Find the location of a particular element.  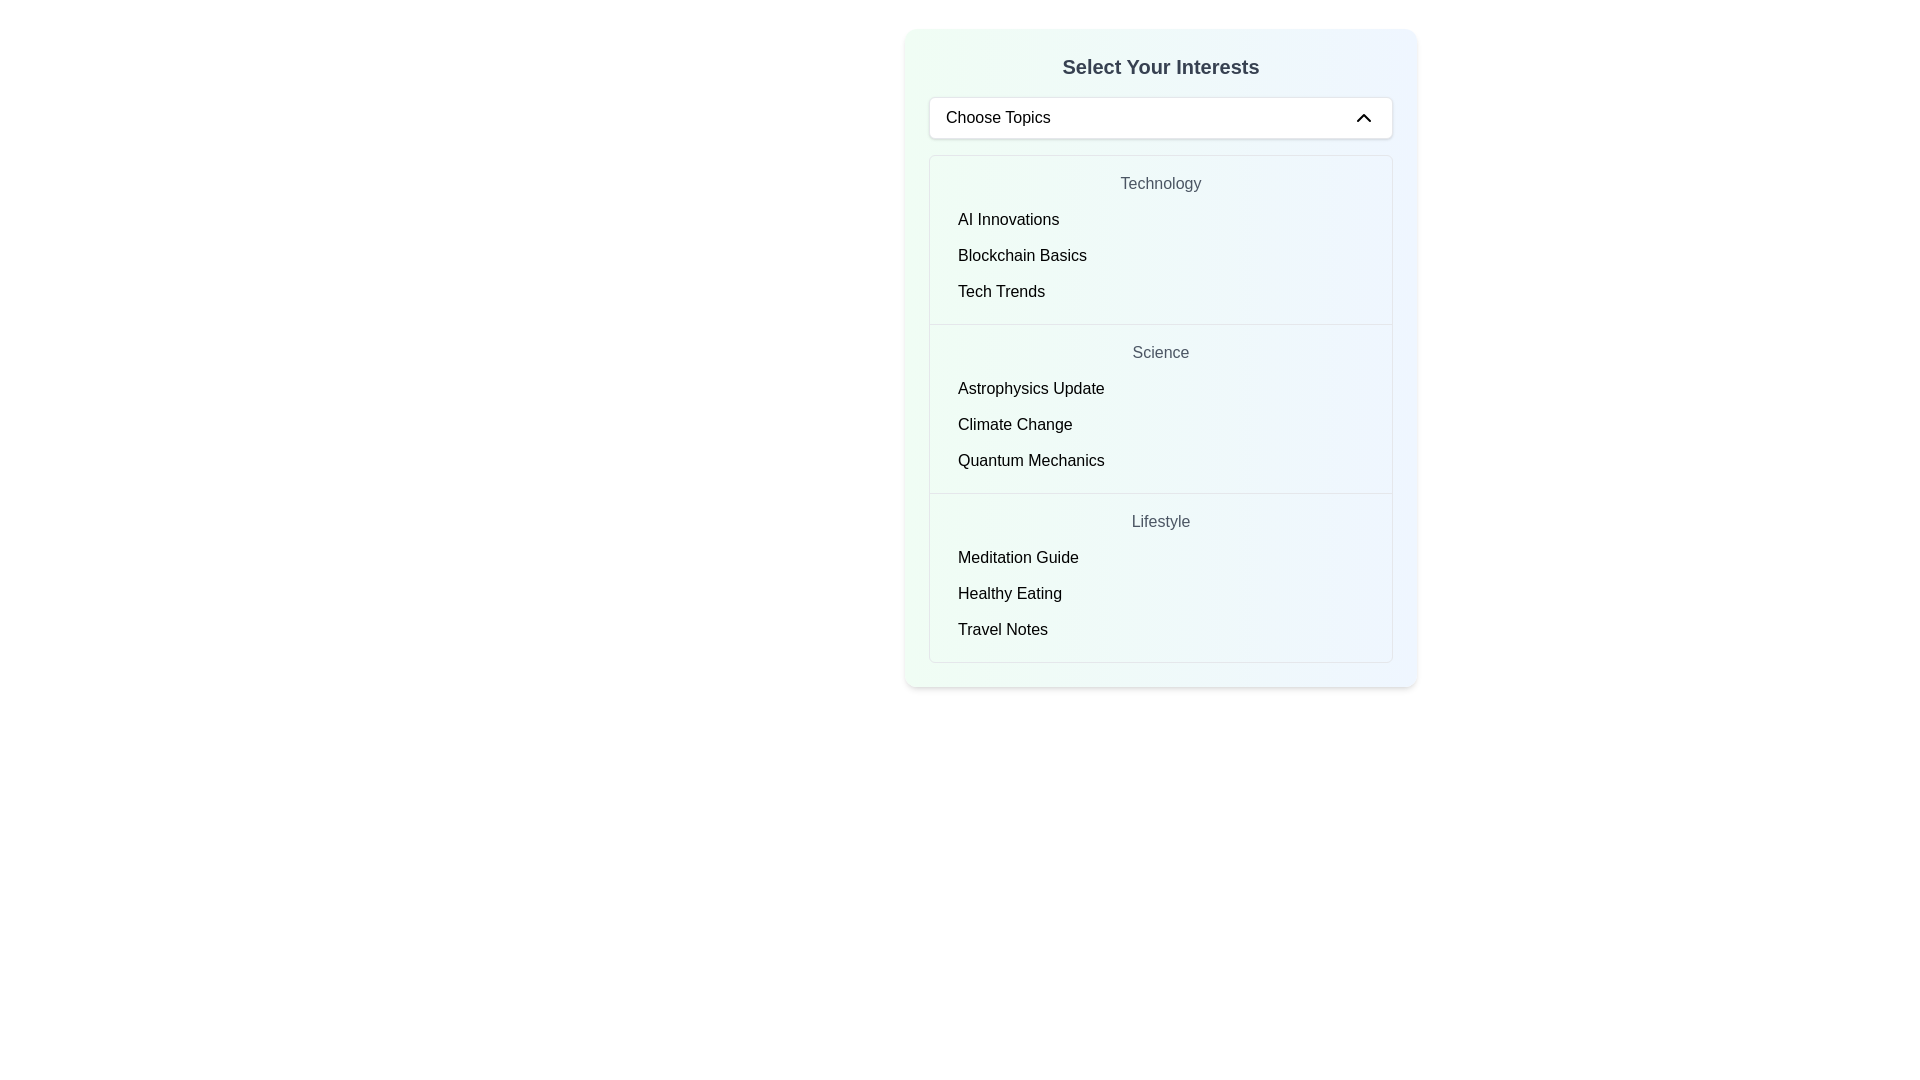

the text label displaying the word 'Lifestyle', which is styled in medium-weight gray font and positioned above 'Meditation Guide' is located at coordinates (1161, 520).